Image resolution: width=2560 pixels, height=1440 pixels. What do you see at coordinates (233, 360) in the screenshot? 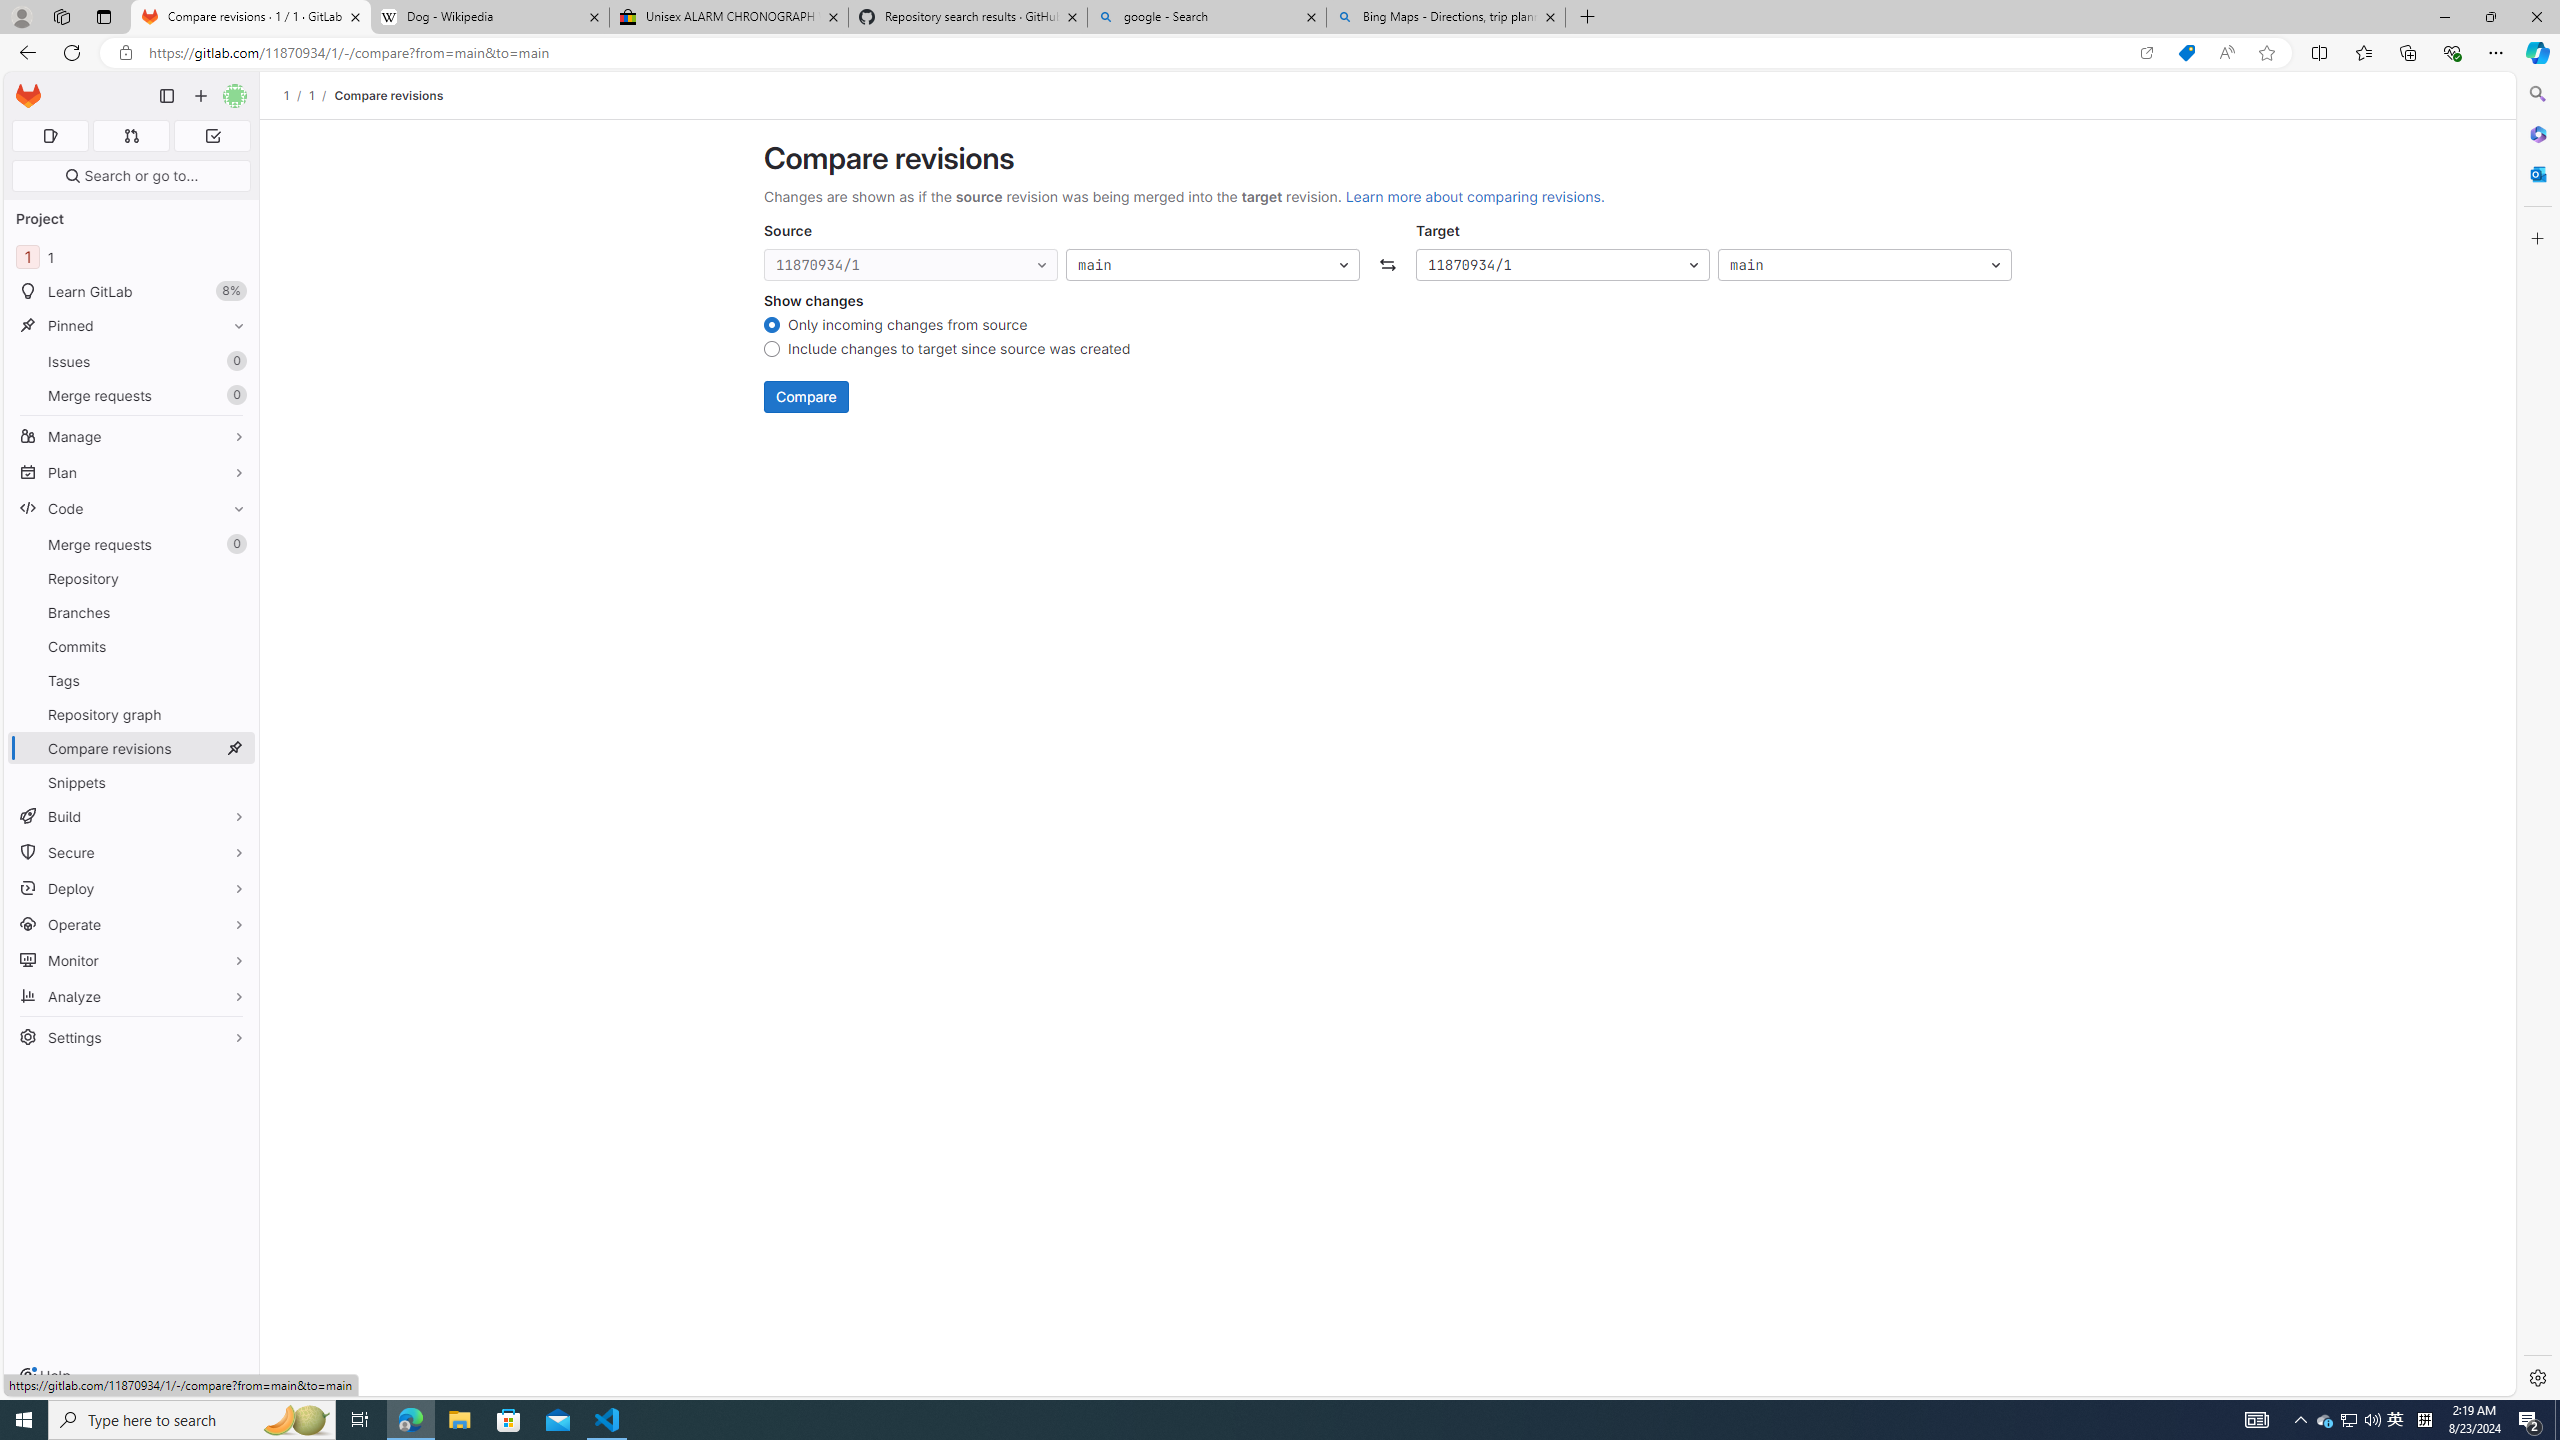
I see `'Unpin Issues'` at bounding box center [233, 360].